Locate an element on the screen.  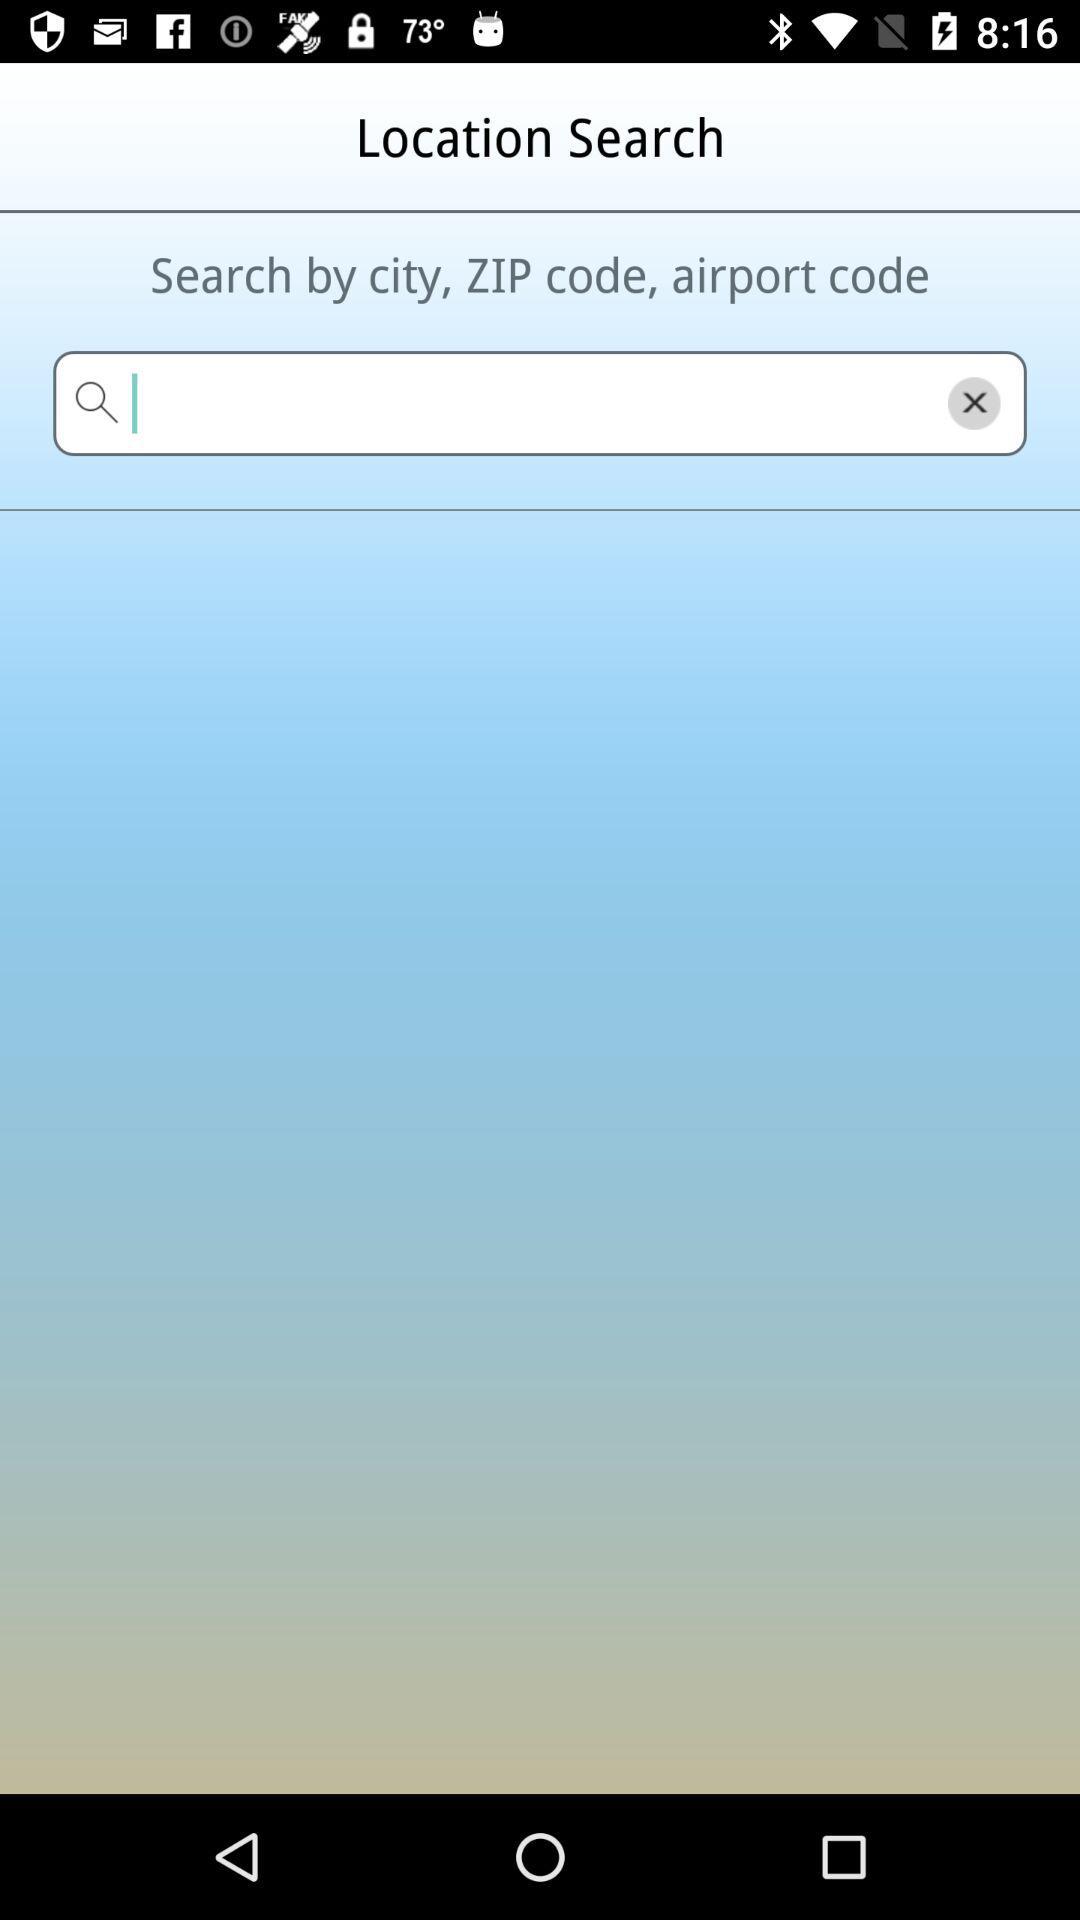
the close icon is located at coordinates (973, 402).